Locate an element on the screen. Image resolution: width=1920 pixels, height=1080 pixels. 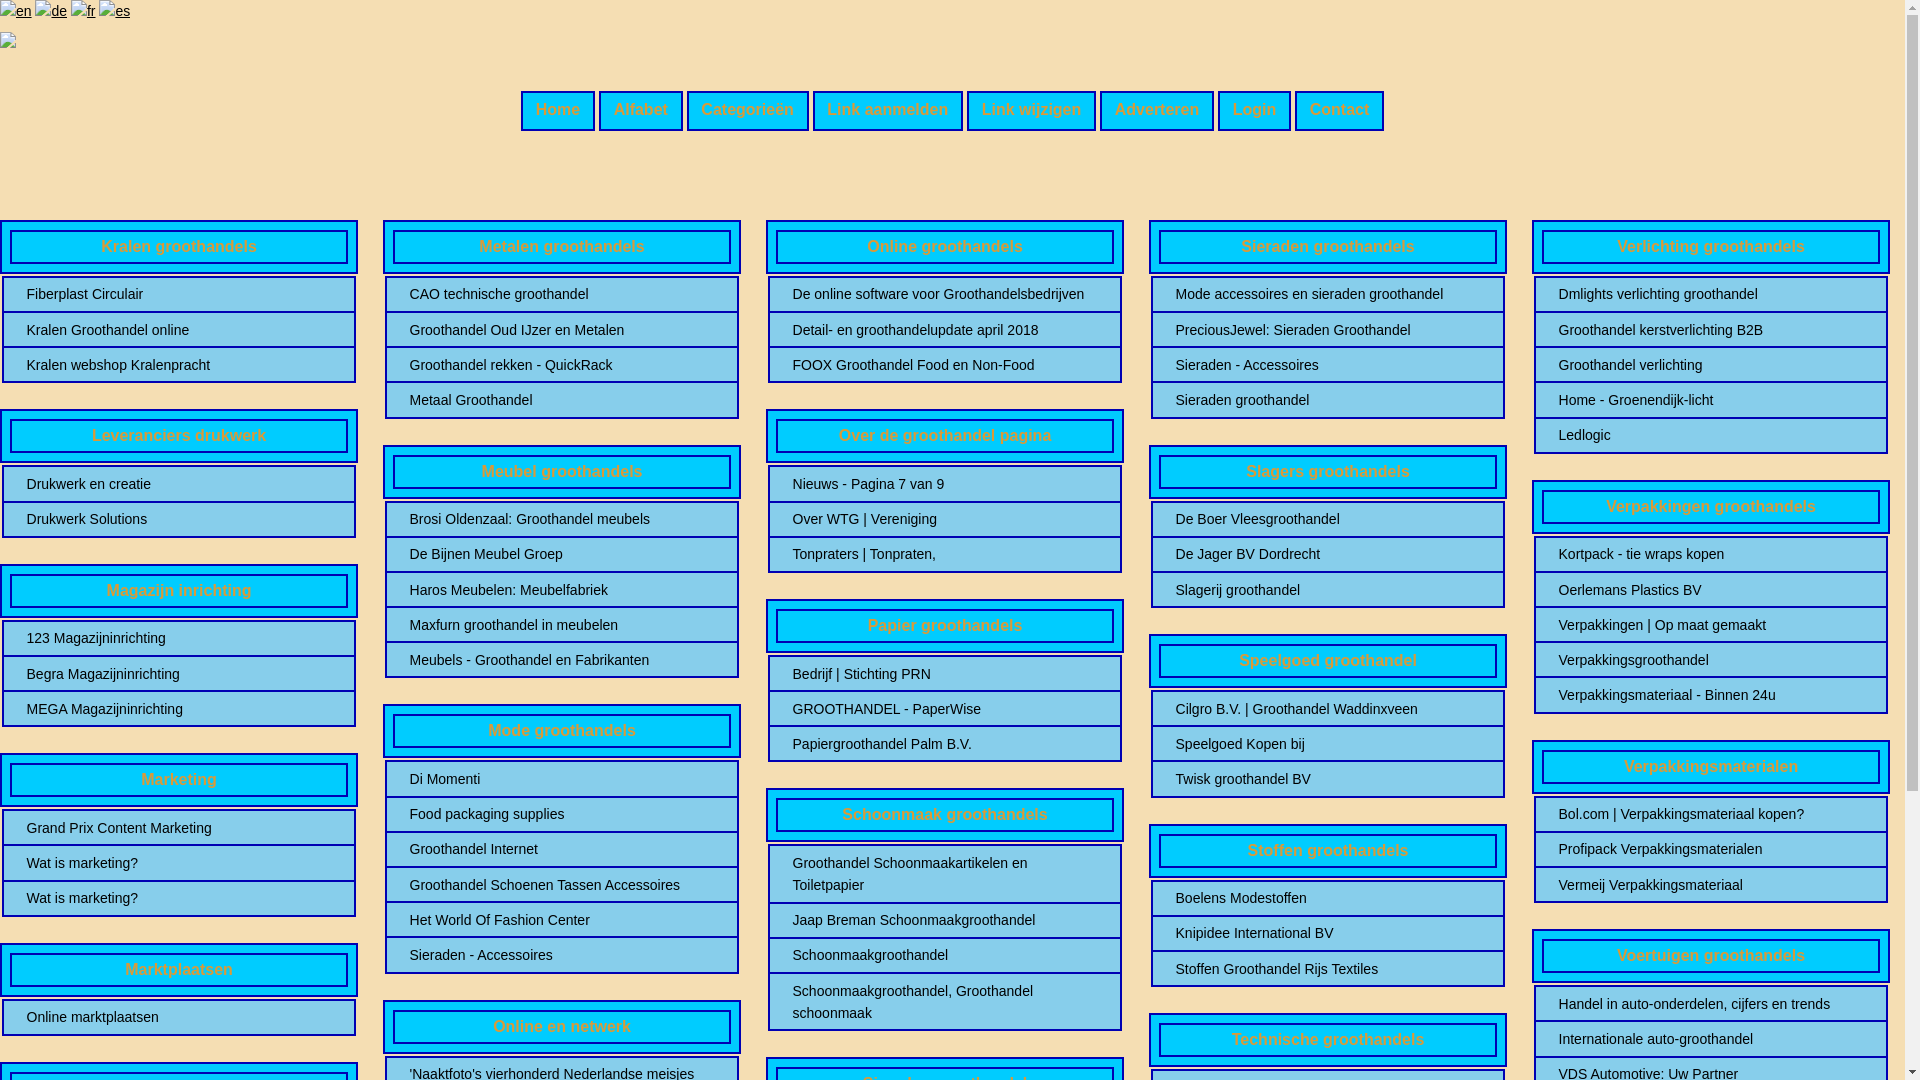
'Groothandel Oud IJzer en Metalen' is located at coordinates (561, 329).